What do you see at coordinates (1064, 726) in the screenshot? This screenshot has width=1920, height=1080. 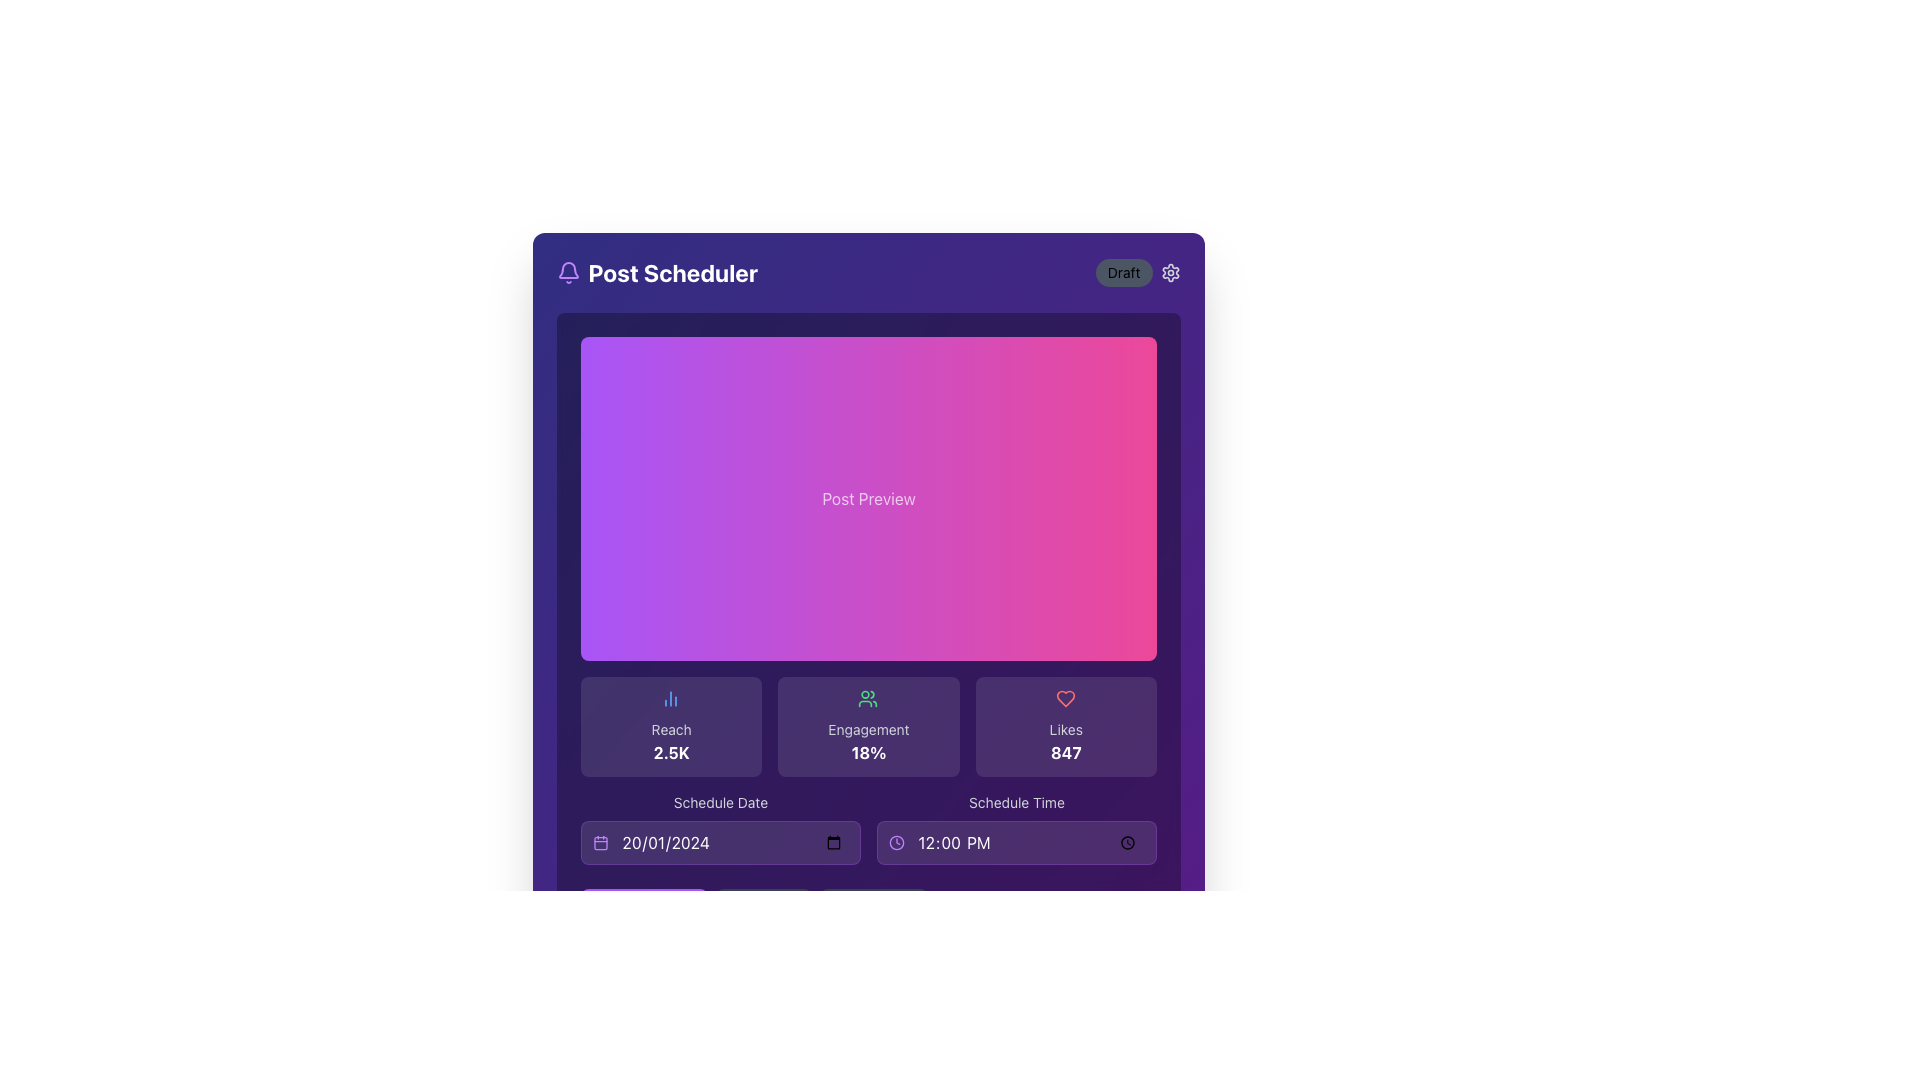 I see `displayed metric from the third Metric card, which shows the 'Likes' count of '847' with a heart icon, located at the far right of the grid below the 'Post Preview' section` at bounding box center [1064, 726].